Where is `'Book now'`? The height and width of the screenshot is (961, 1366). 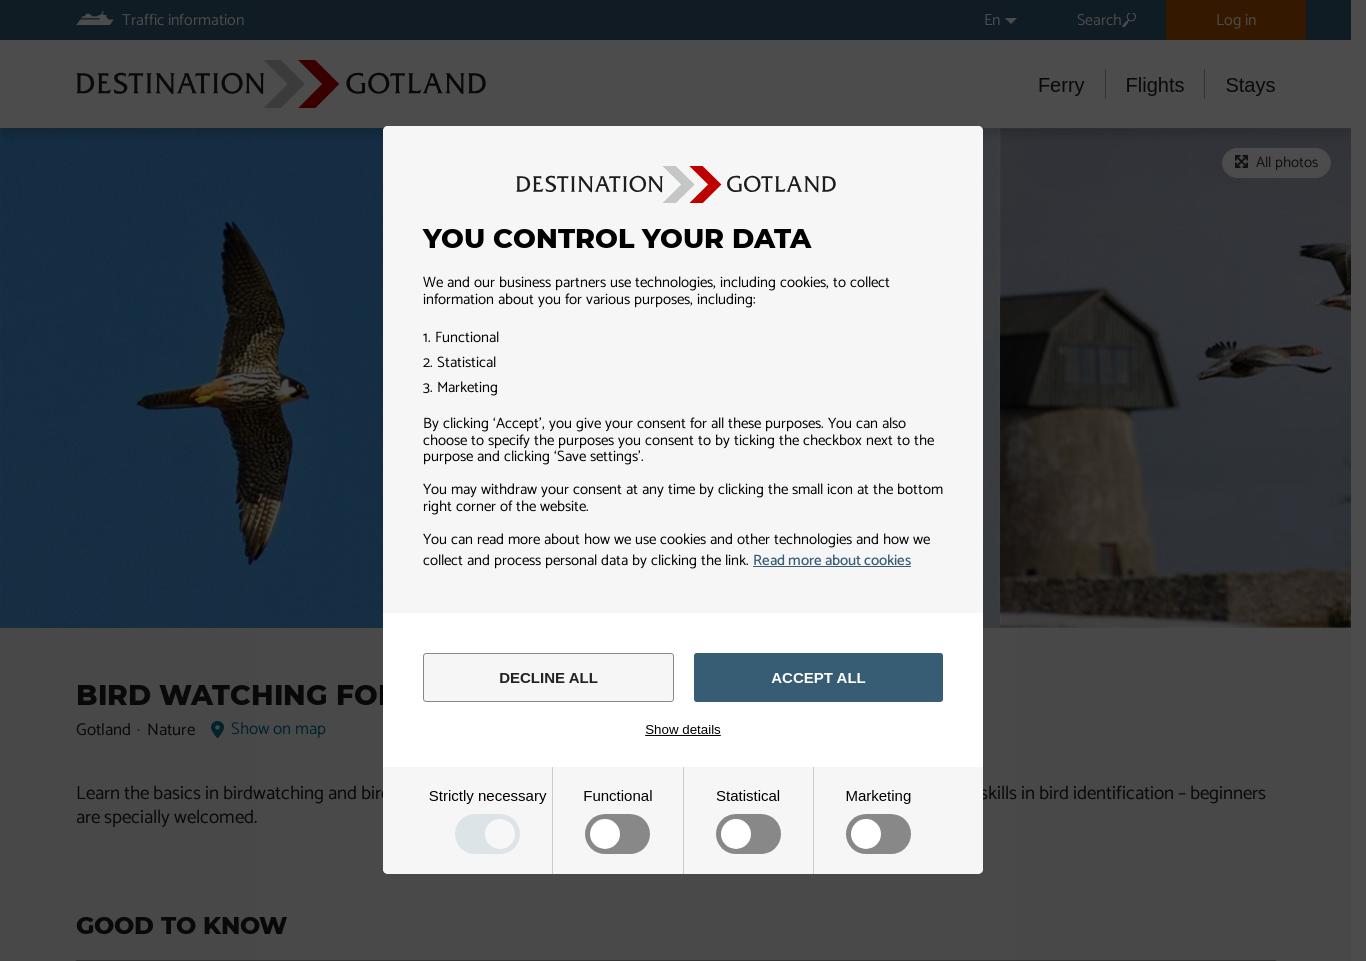
'Book now' is located at coordinates (164, 156).